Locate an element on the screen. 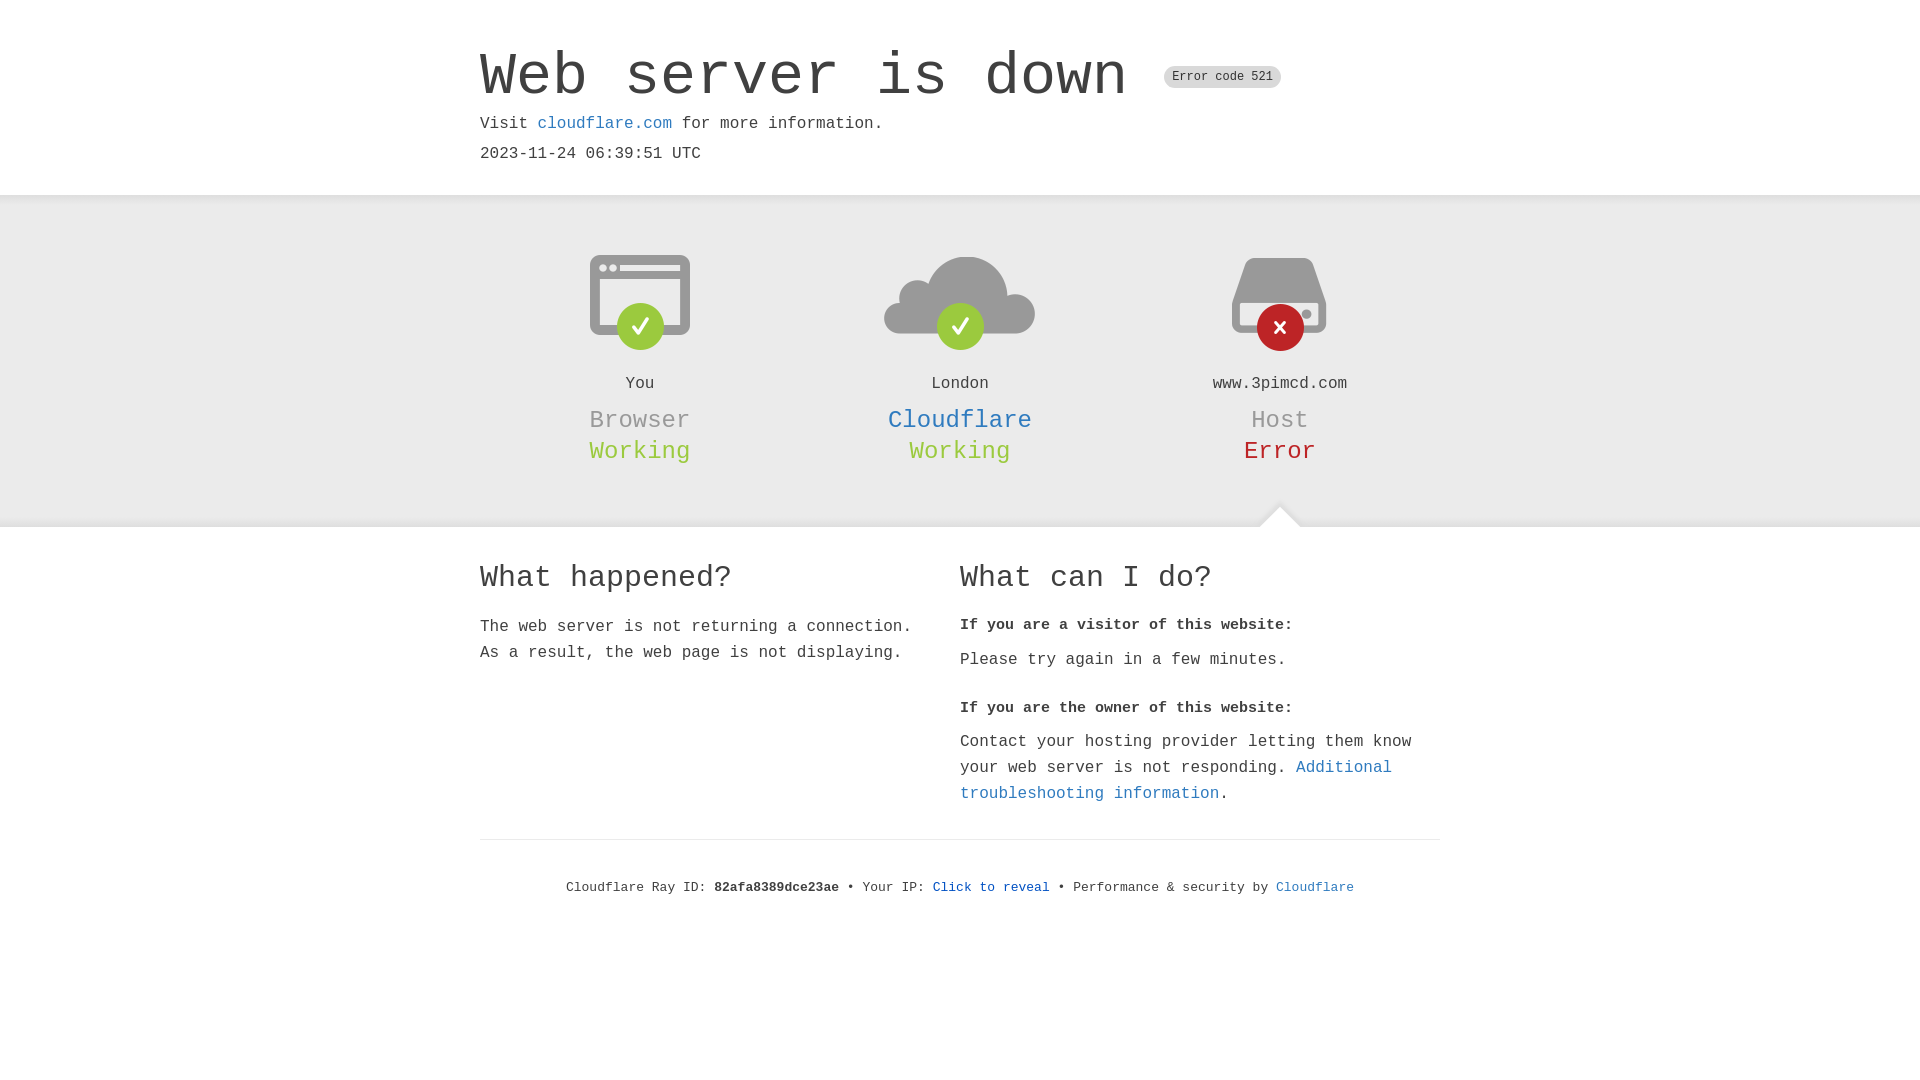 Image resolution: width=1920 pixels, height=1080 pixels. 'Cloudflare' is located at coordinates (960, 419).